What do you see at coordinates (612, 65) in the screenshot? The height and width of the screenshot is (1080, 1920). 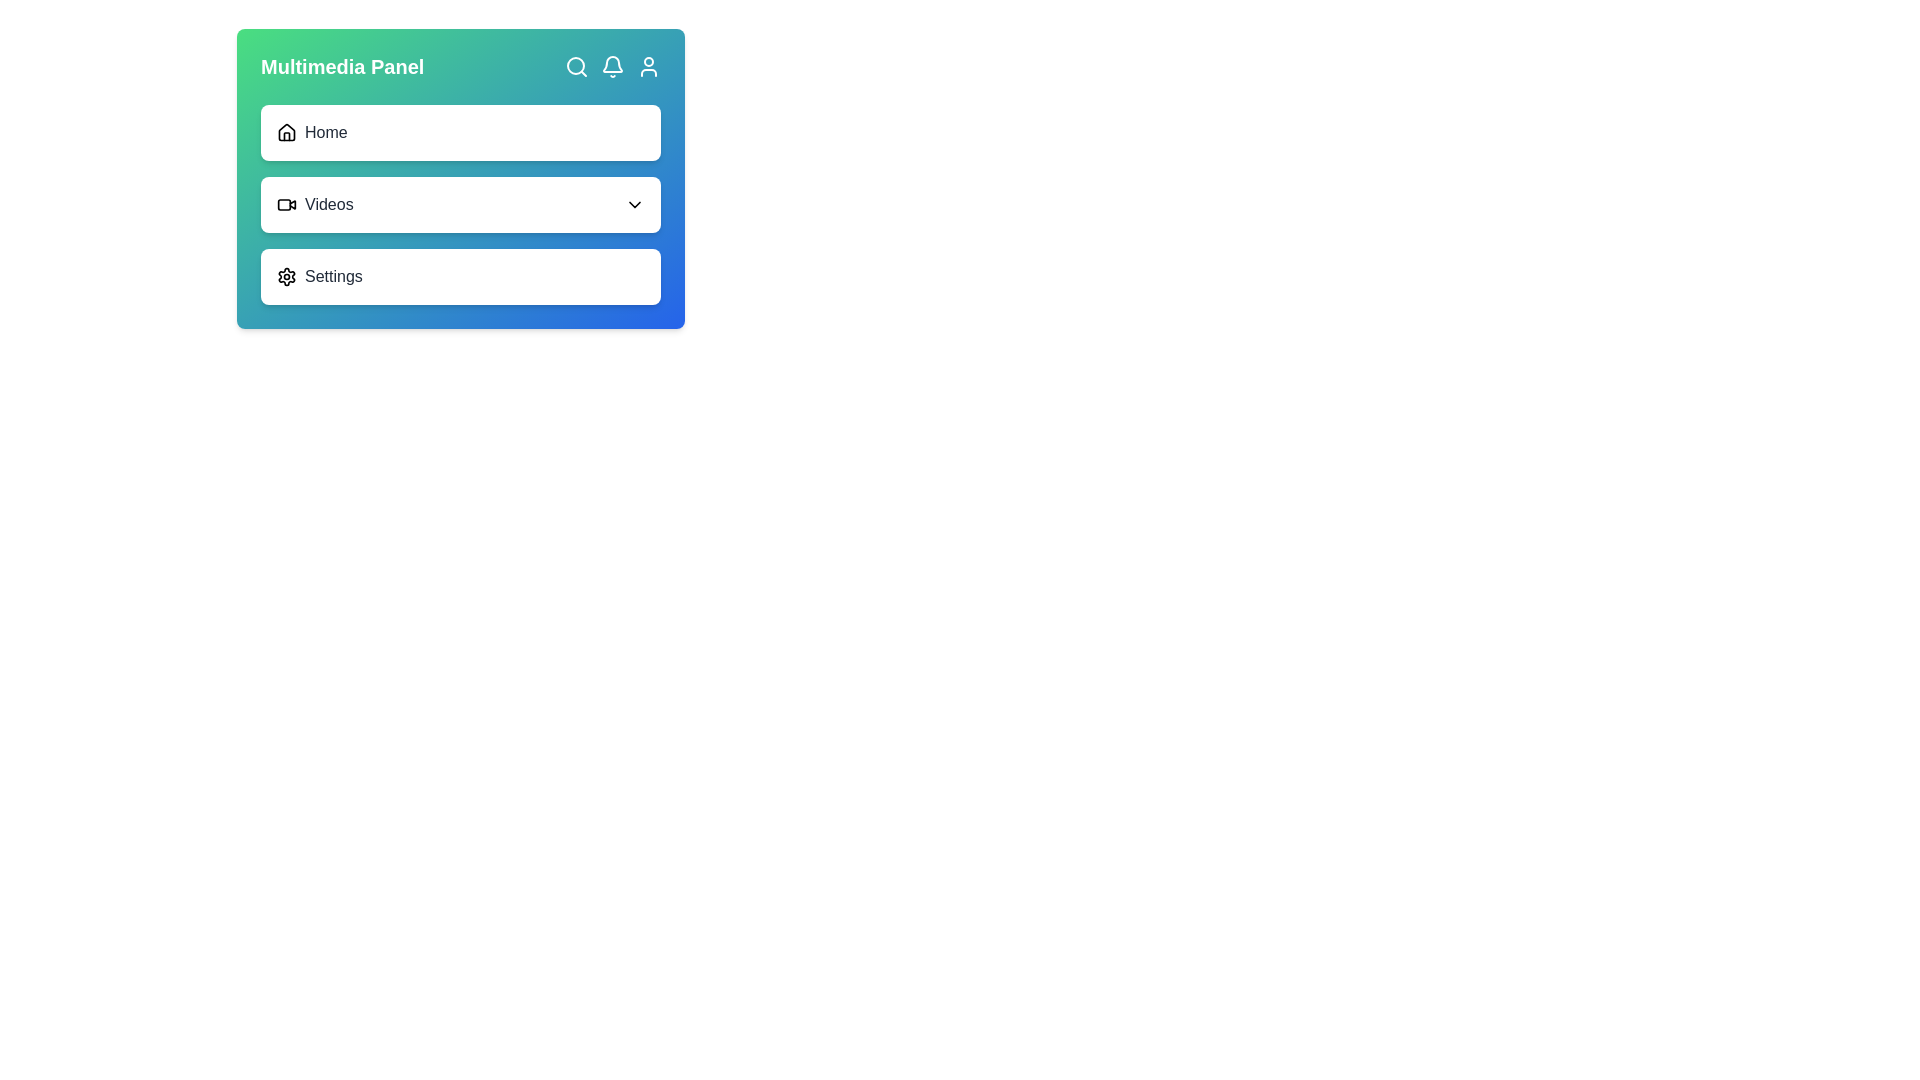 I see `the notification icon located between the magnifying glass icon and the person icon in the top-right corner of the Multimedia Panel` at bounding box center [612, 65].